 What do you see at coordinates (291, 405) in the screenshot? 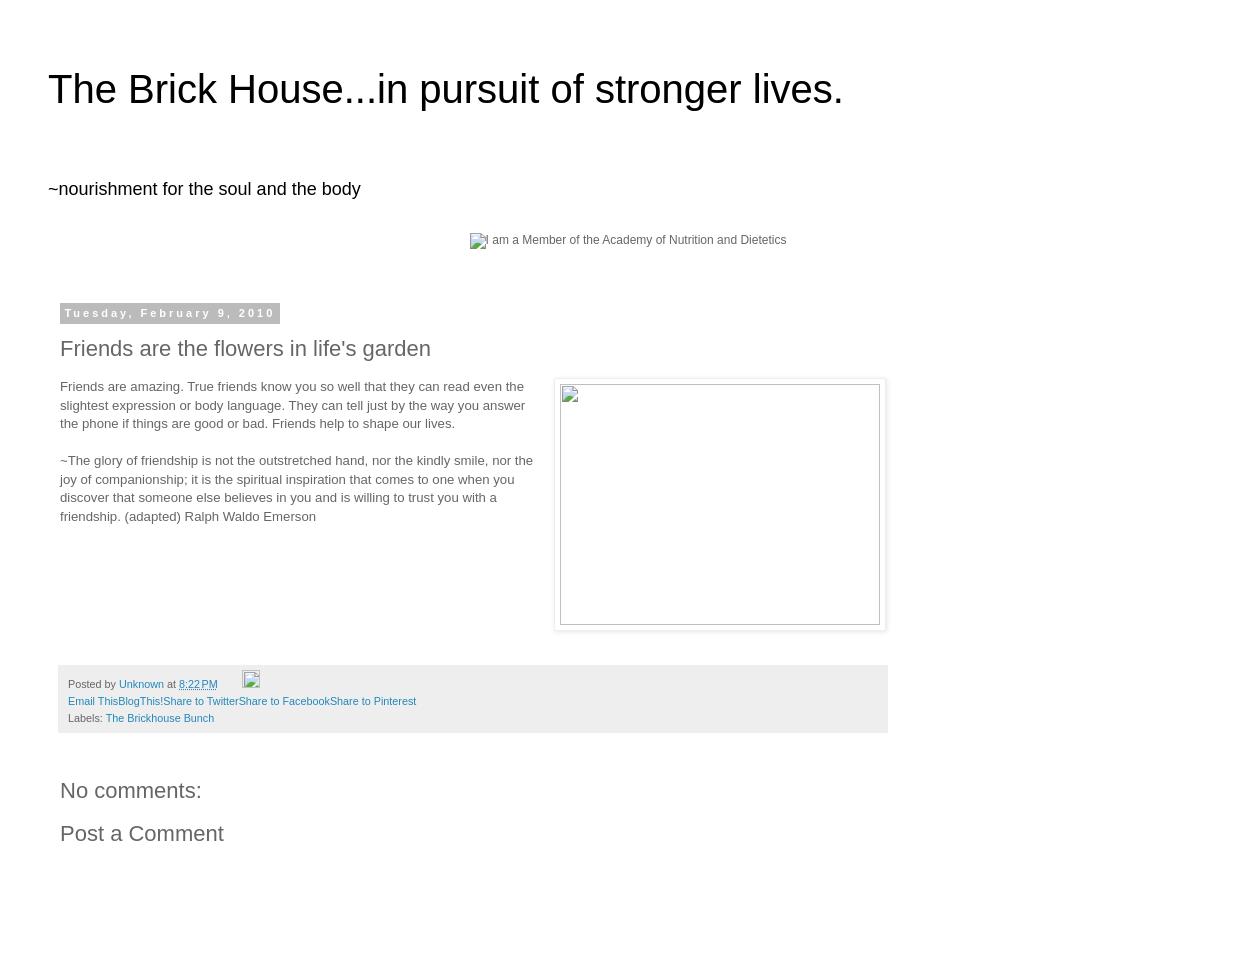
I see `'Friends are amazing. True friends know you so well that they can read even the slightest expression or body language. They can tell just by the way you answer the phone if things are good or bad. Friends help to shape our lives.'` at bounding box center [291, 405].